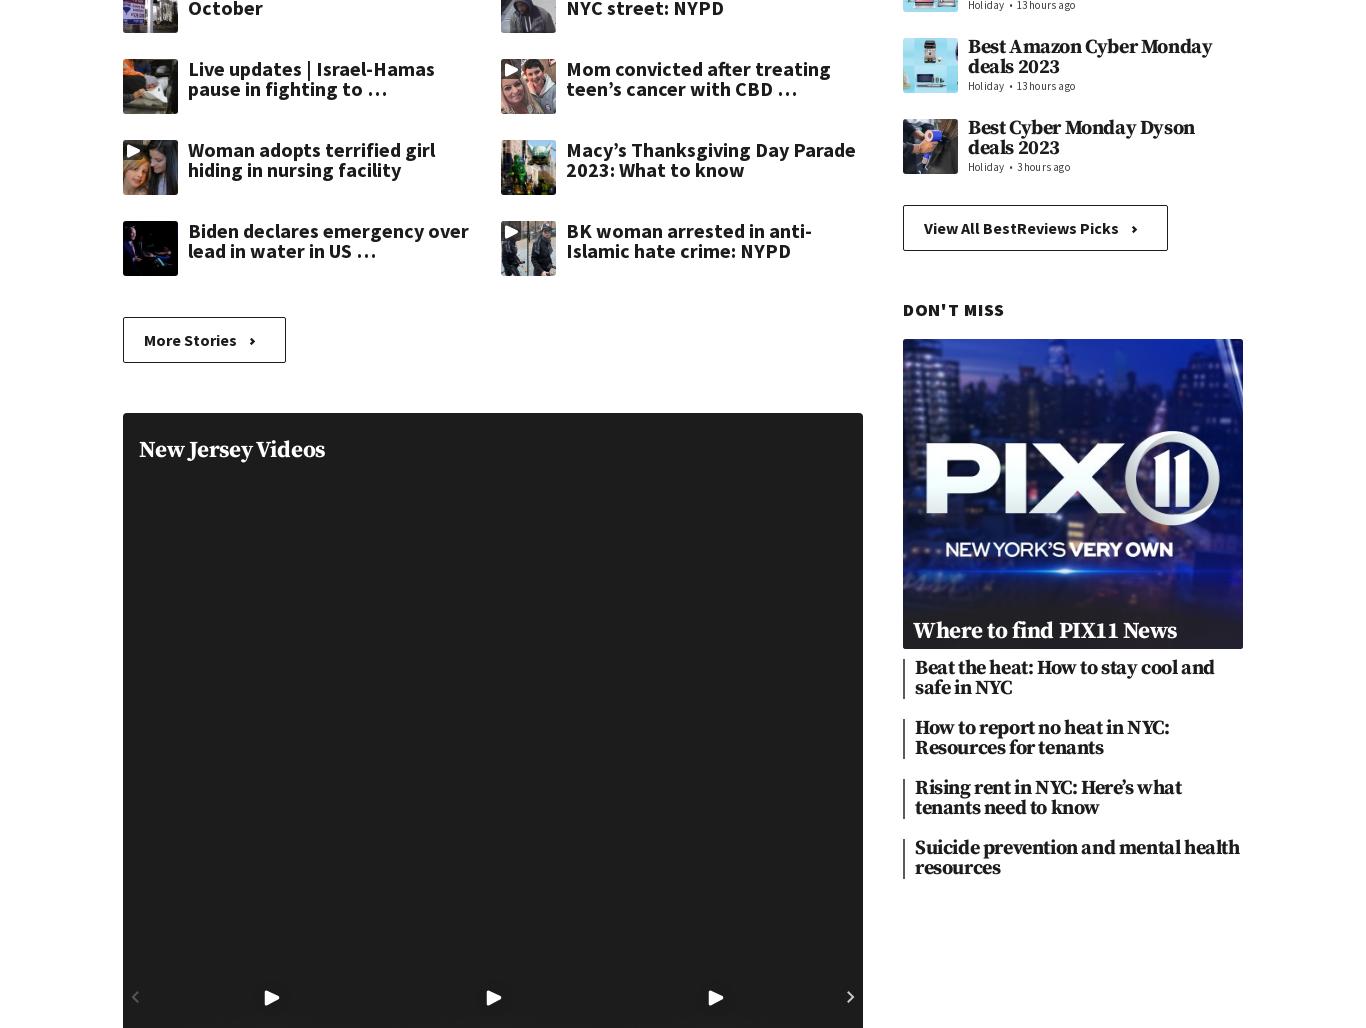 This screenshot has width=1366, height=1028. Describe the element at coordinates (1044, 84) in the screenshot. I see `'13 hours ago'` at that location.